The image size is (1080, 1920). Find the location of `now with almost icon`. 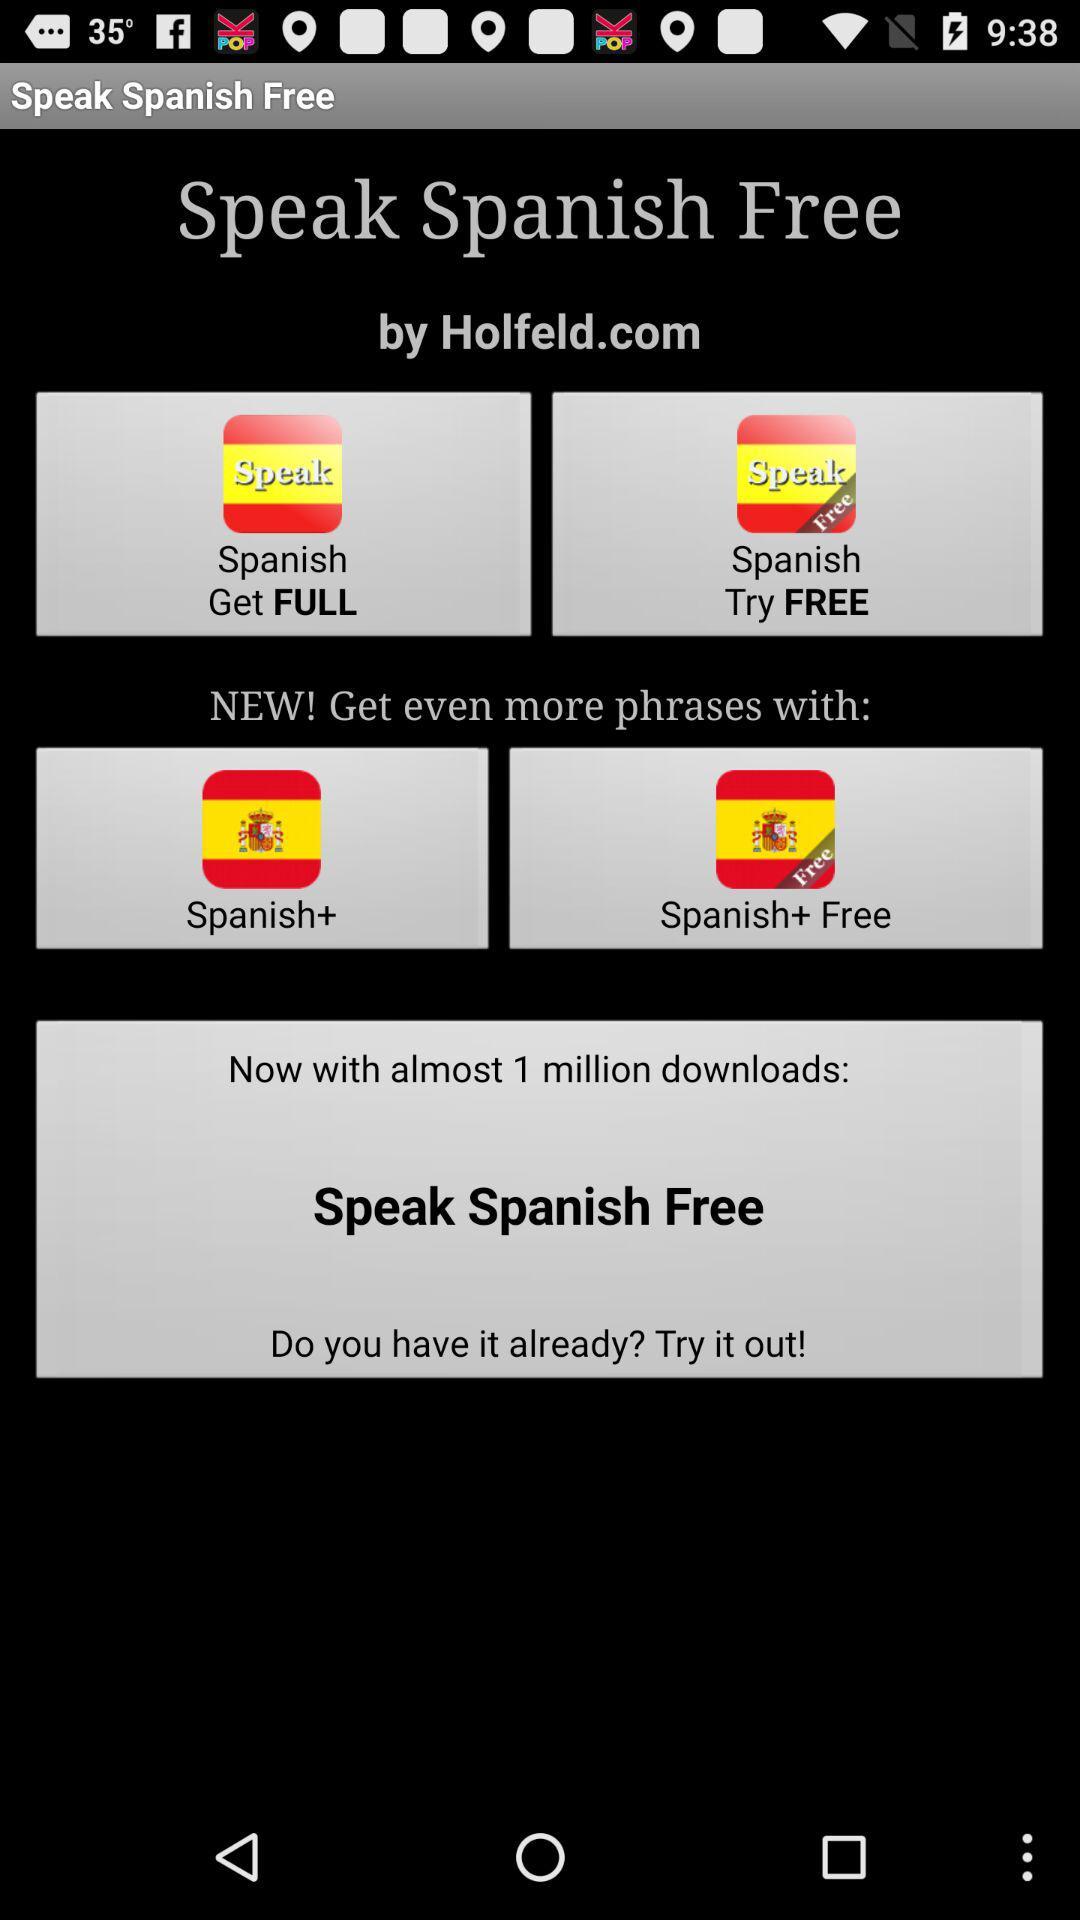

now with almost icon is located at coordinates (540, 1204).